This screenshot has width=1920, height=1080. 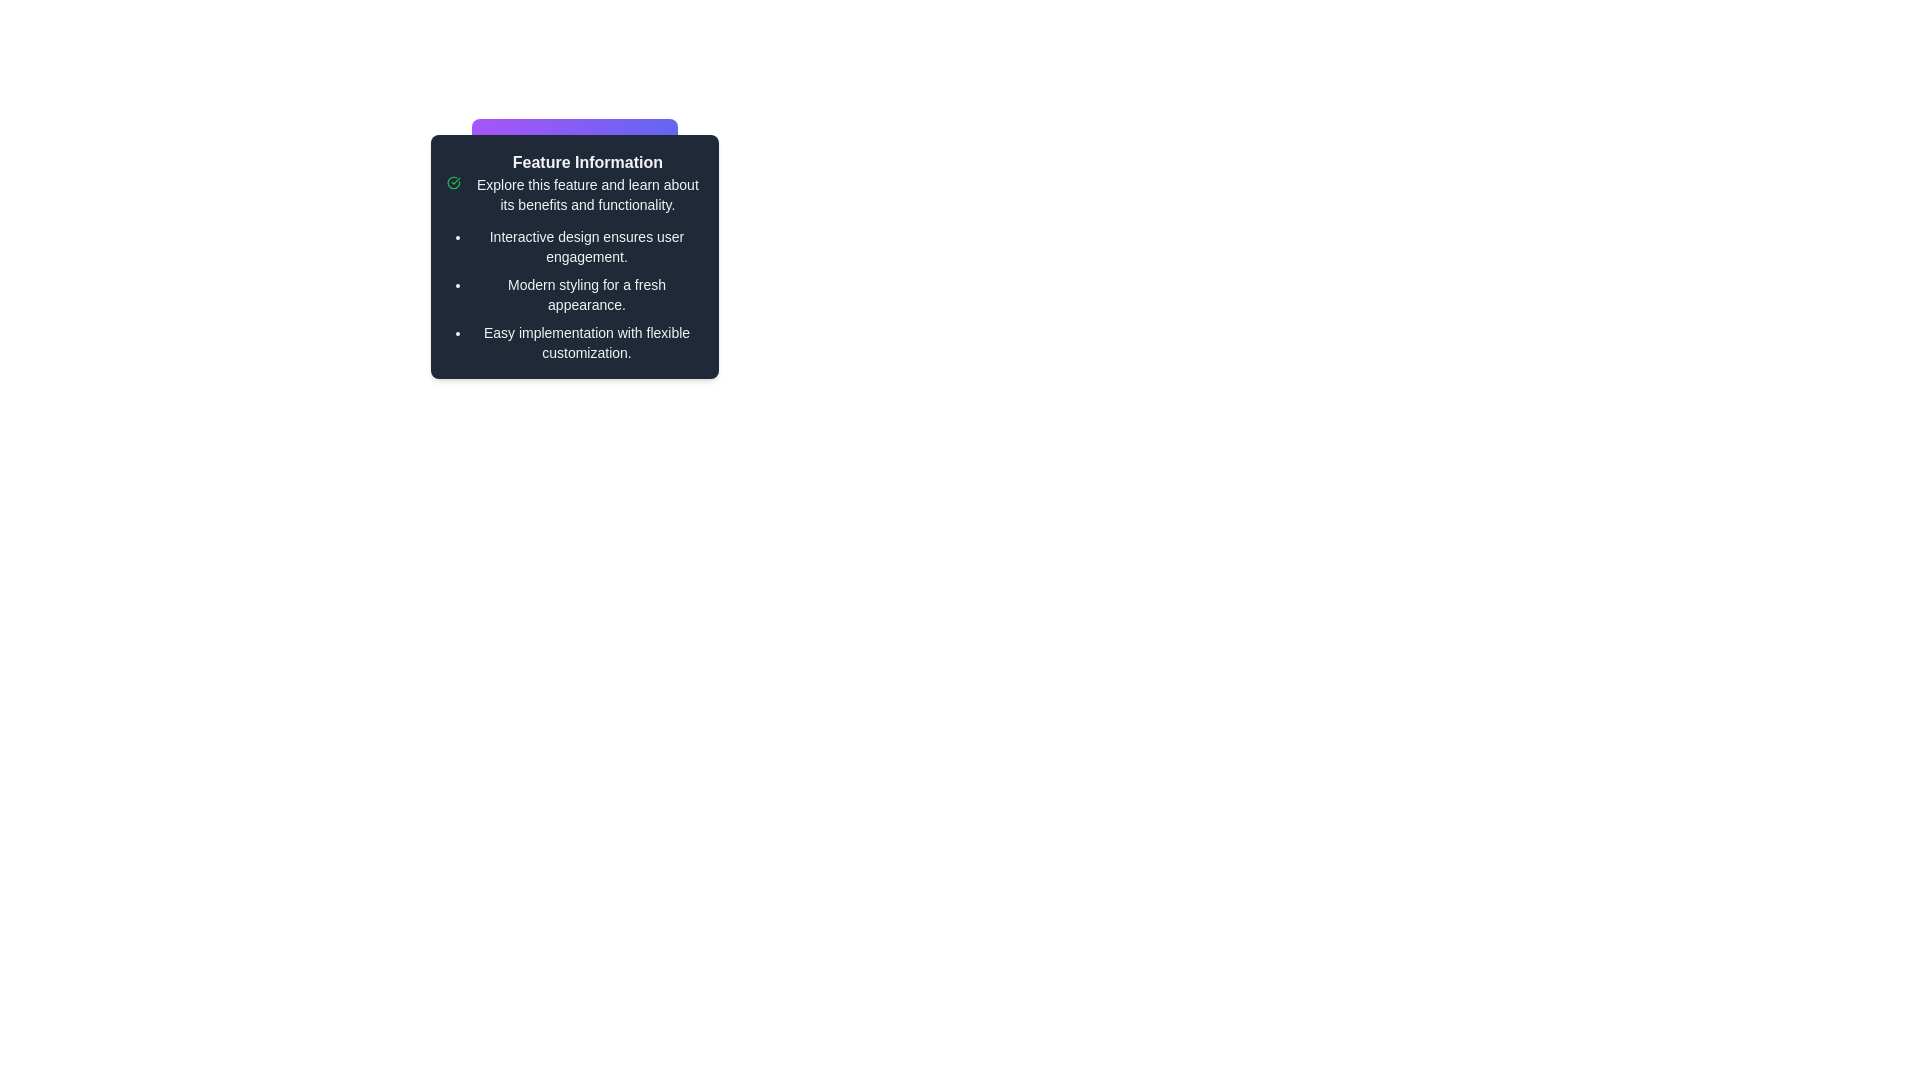 I want to click on the unordered list element located centrally within the modal under the title 'Feature Information' and description text, so click(x=585, y=294).